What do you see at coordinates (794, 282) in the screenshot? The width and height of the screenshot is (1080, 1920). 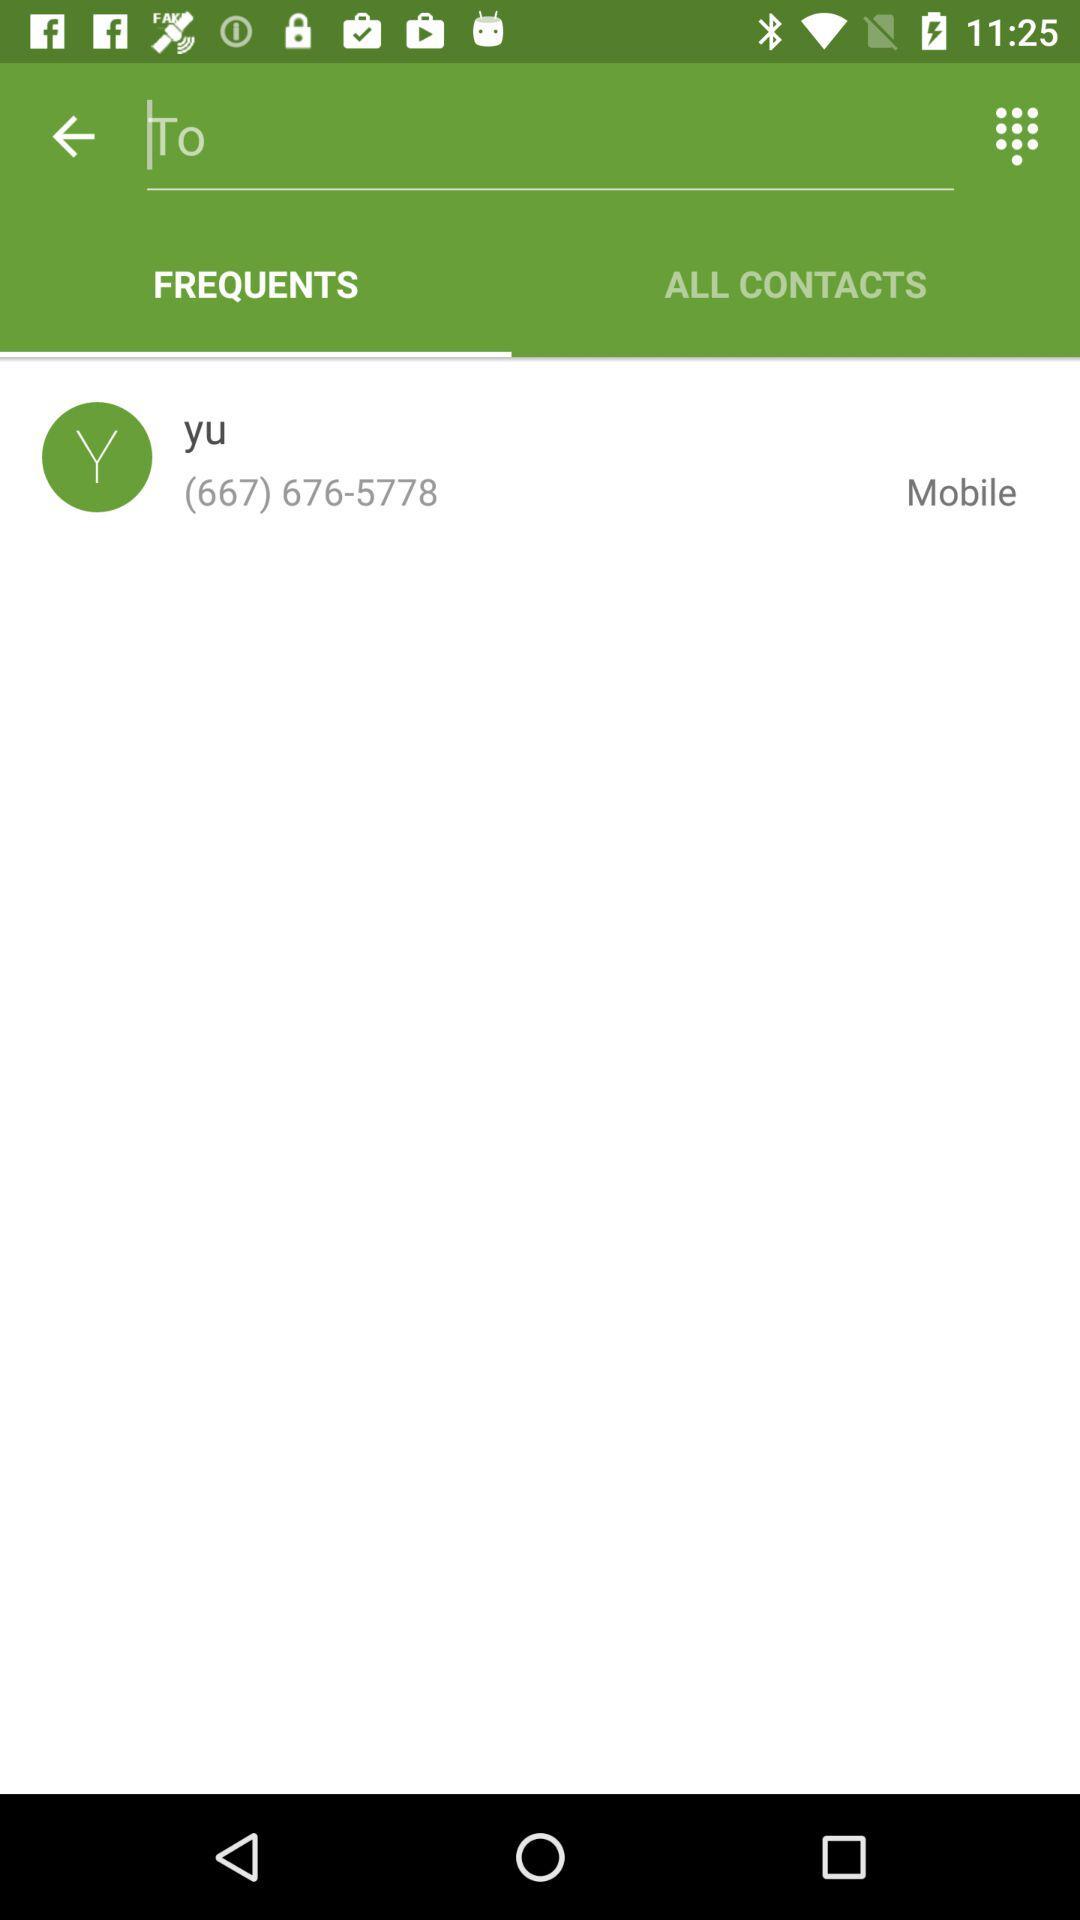 I see `the all contacts item` at bounding box center [794, 282].